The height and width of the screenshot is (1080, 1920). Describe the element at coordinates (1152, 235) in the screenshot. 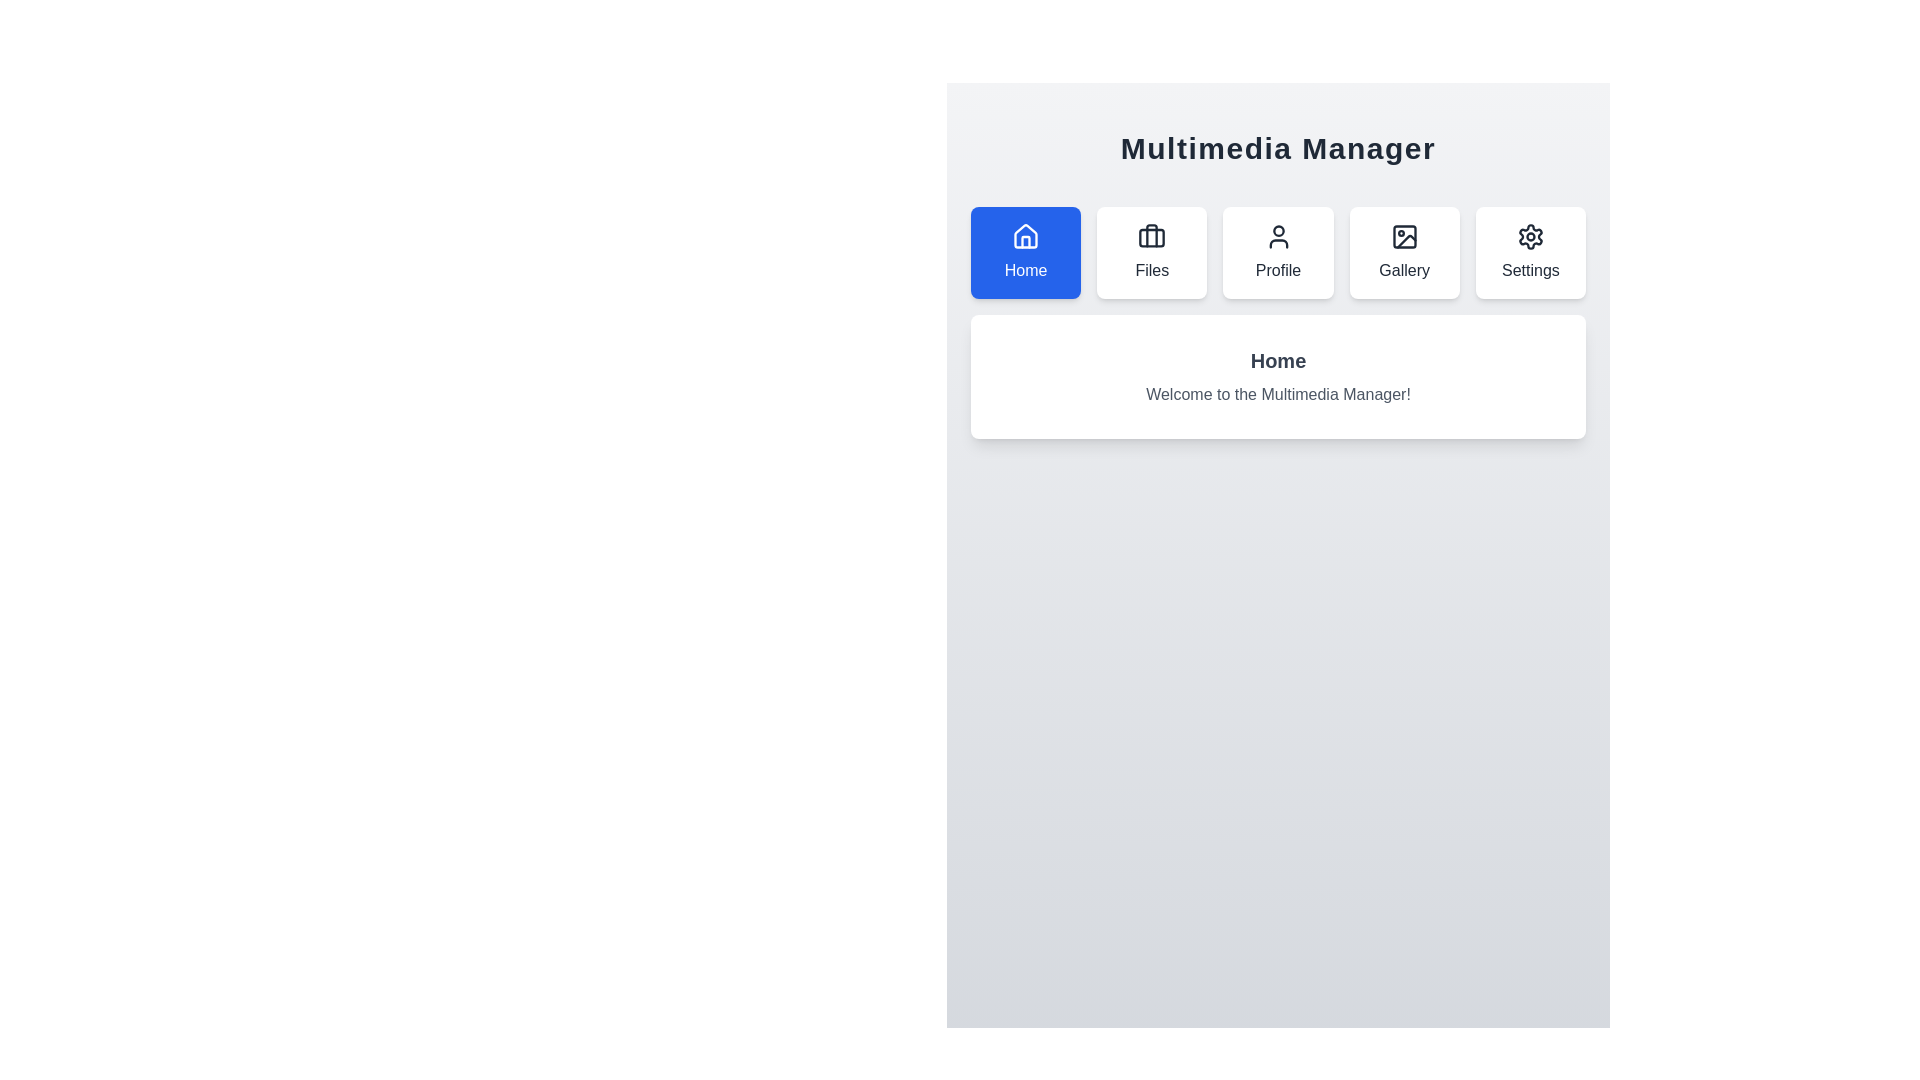

I see `the briefcase icon located within the 'Files' button in the Multimedia Manager navigation row` at that location.